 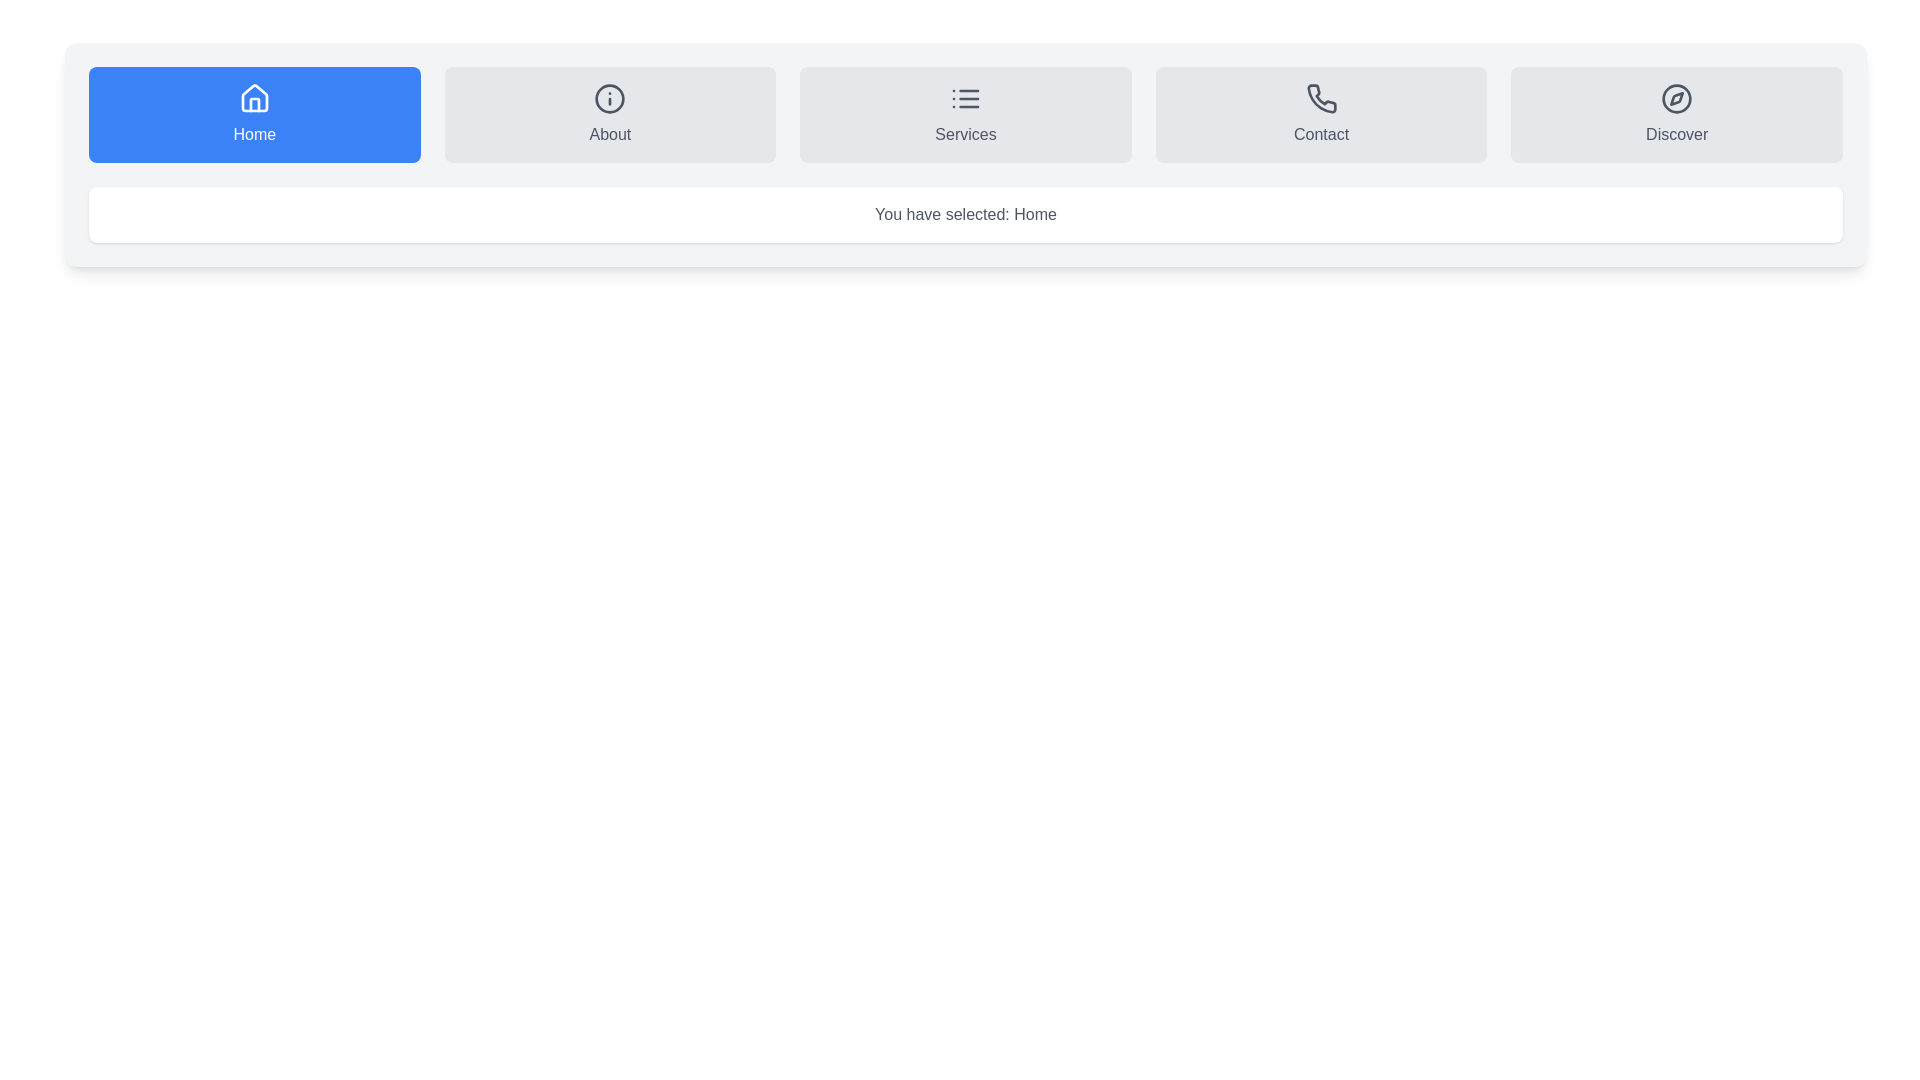 I want to click on the 'About' label located in the navigation bar, which is part of a button-like interface unit between 'Home' and 'Services', so click(x=609, y=135).